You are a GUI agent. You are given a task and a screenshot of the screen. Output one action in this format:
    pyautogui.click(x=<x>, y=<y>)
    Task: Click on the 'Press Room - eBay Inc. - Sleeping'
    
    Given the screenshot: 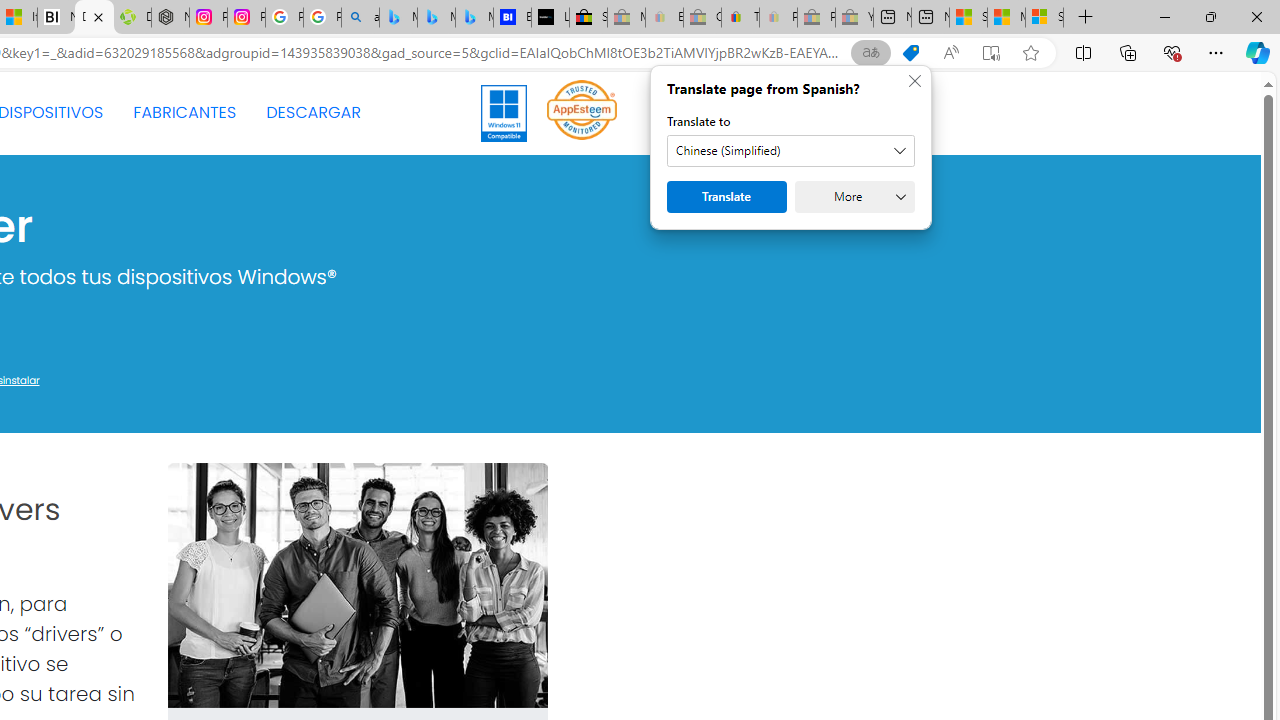 What is the action you would take?
    pyautogui.click(x=816, y=17)
    